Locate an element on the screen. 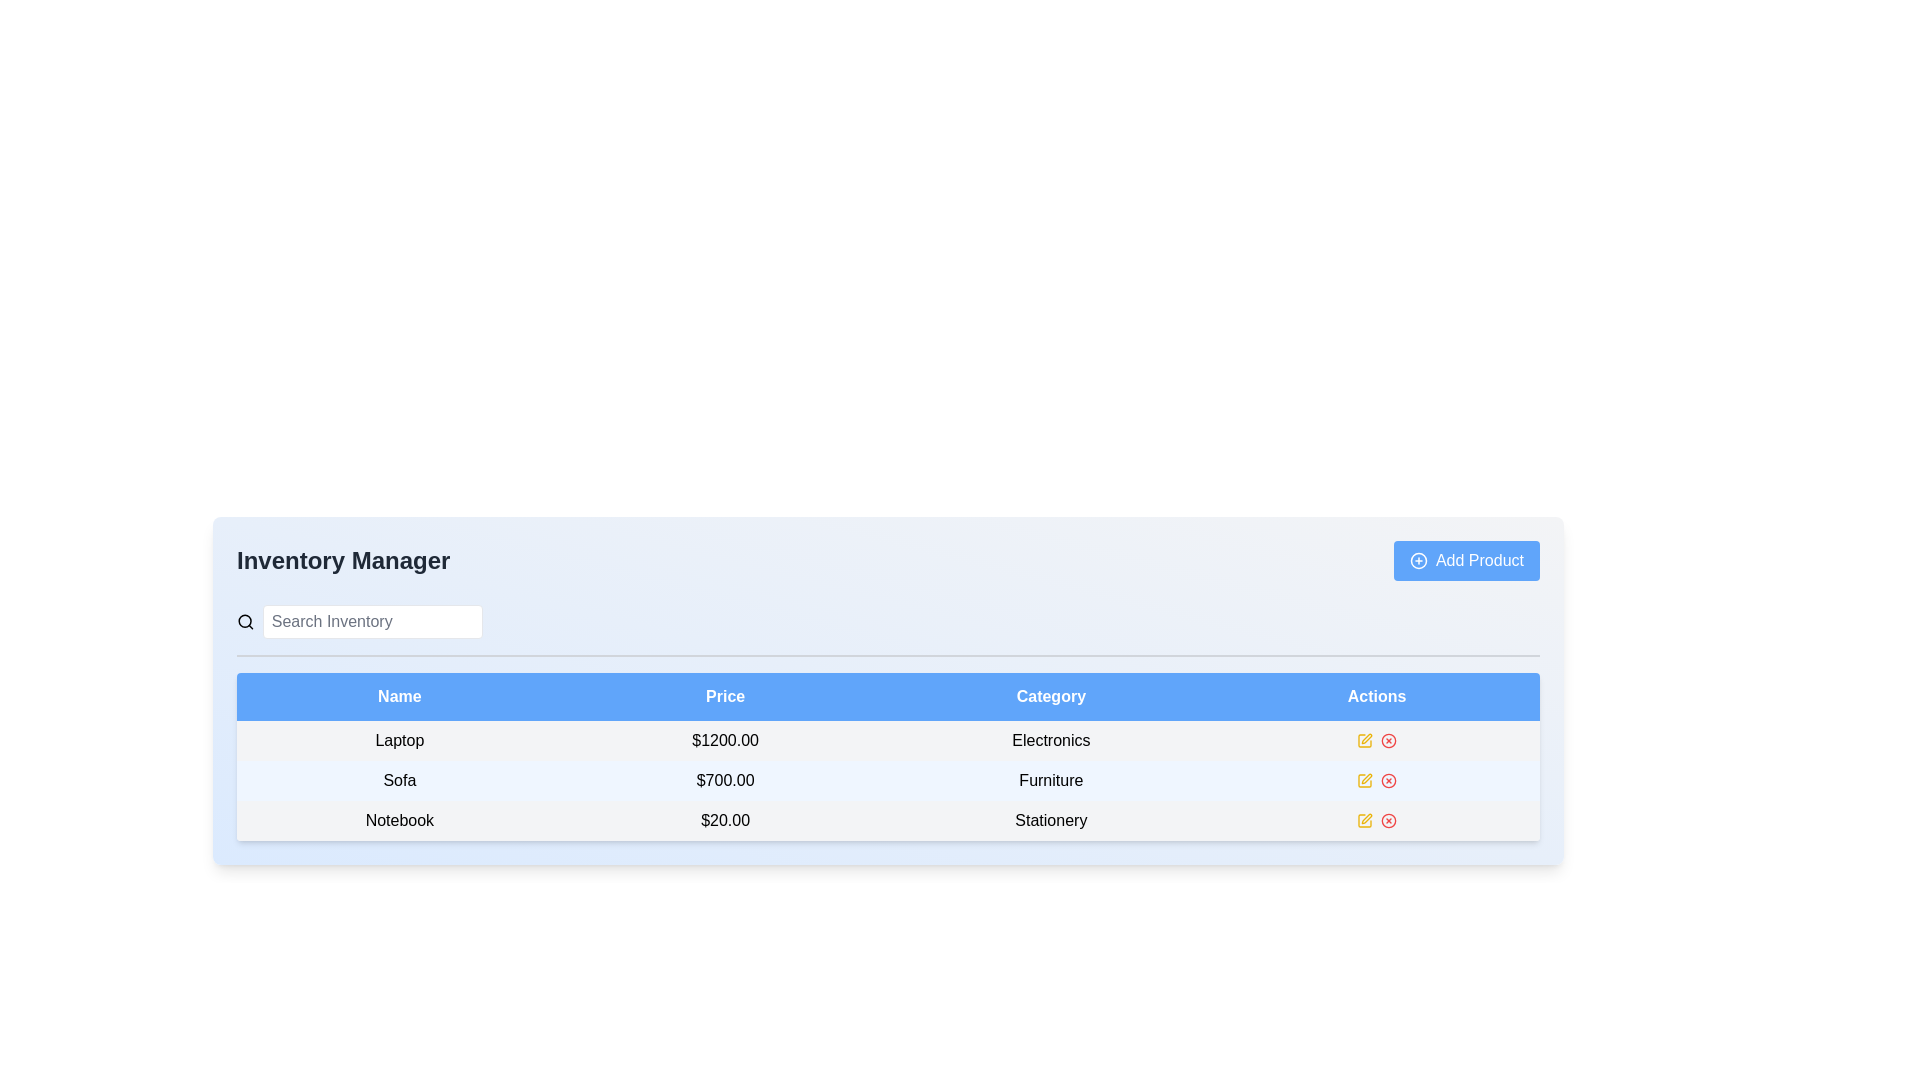 This screenshot has height=1080, width=1920. the delete icon in the Actions column of the first row for the Electronics category is located at coordinates (1388, 740).